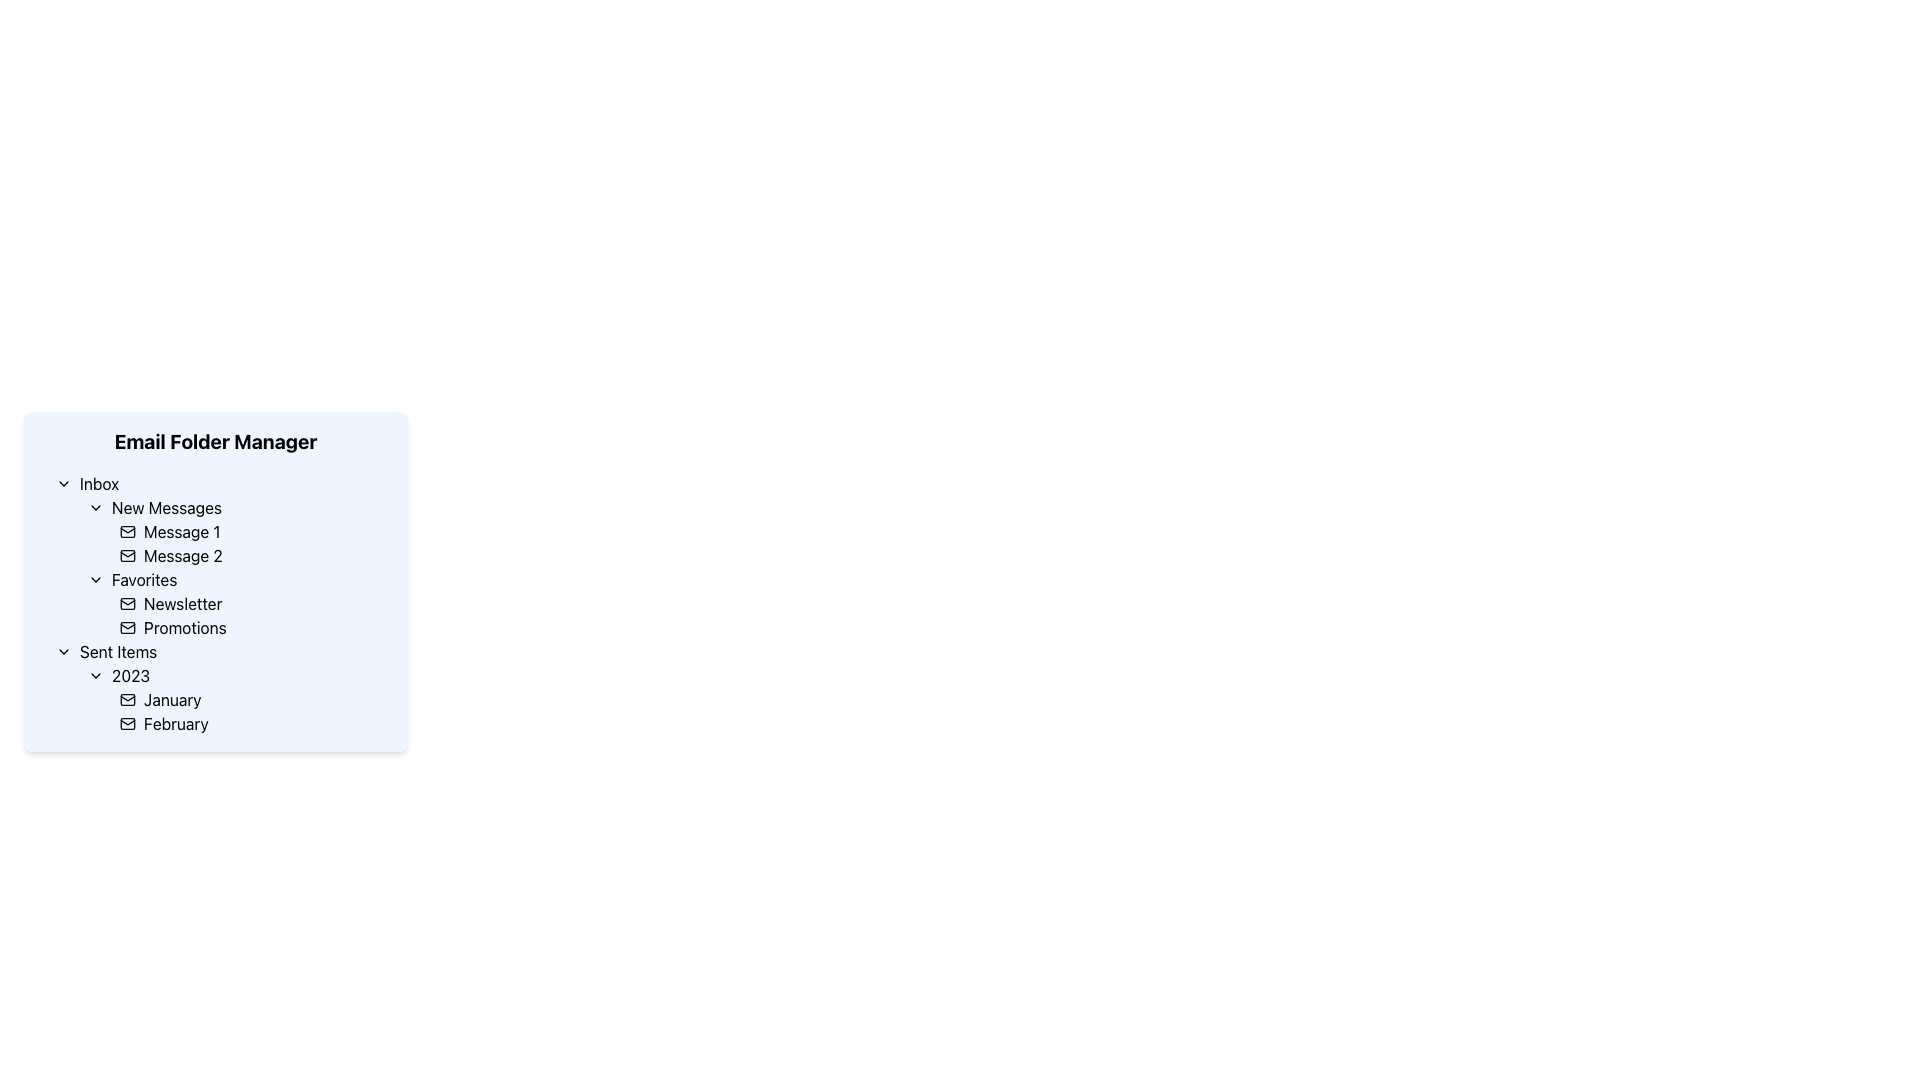 This screenshot has width=1920, height=1080. Describe the element at coordinates (224, 651) in the screenshot. I see `the 'Sent Items' category in the email folder navigation panel` at that location.